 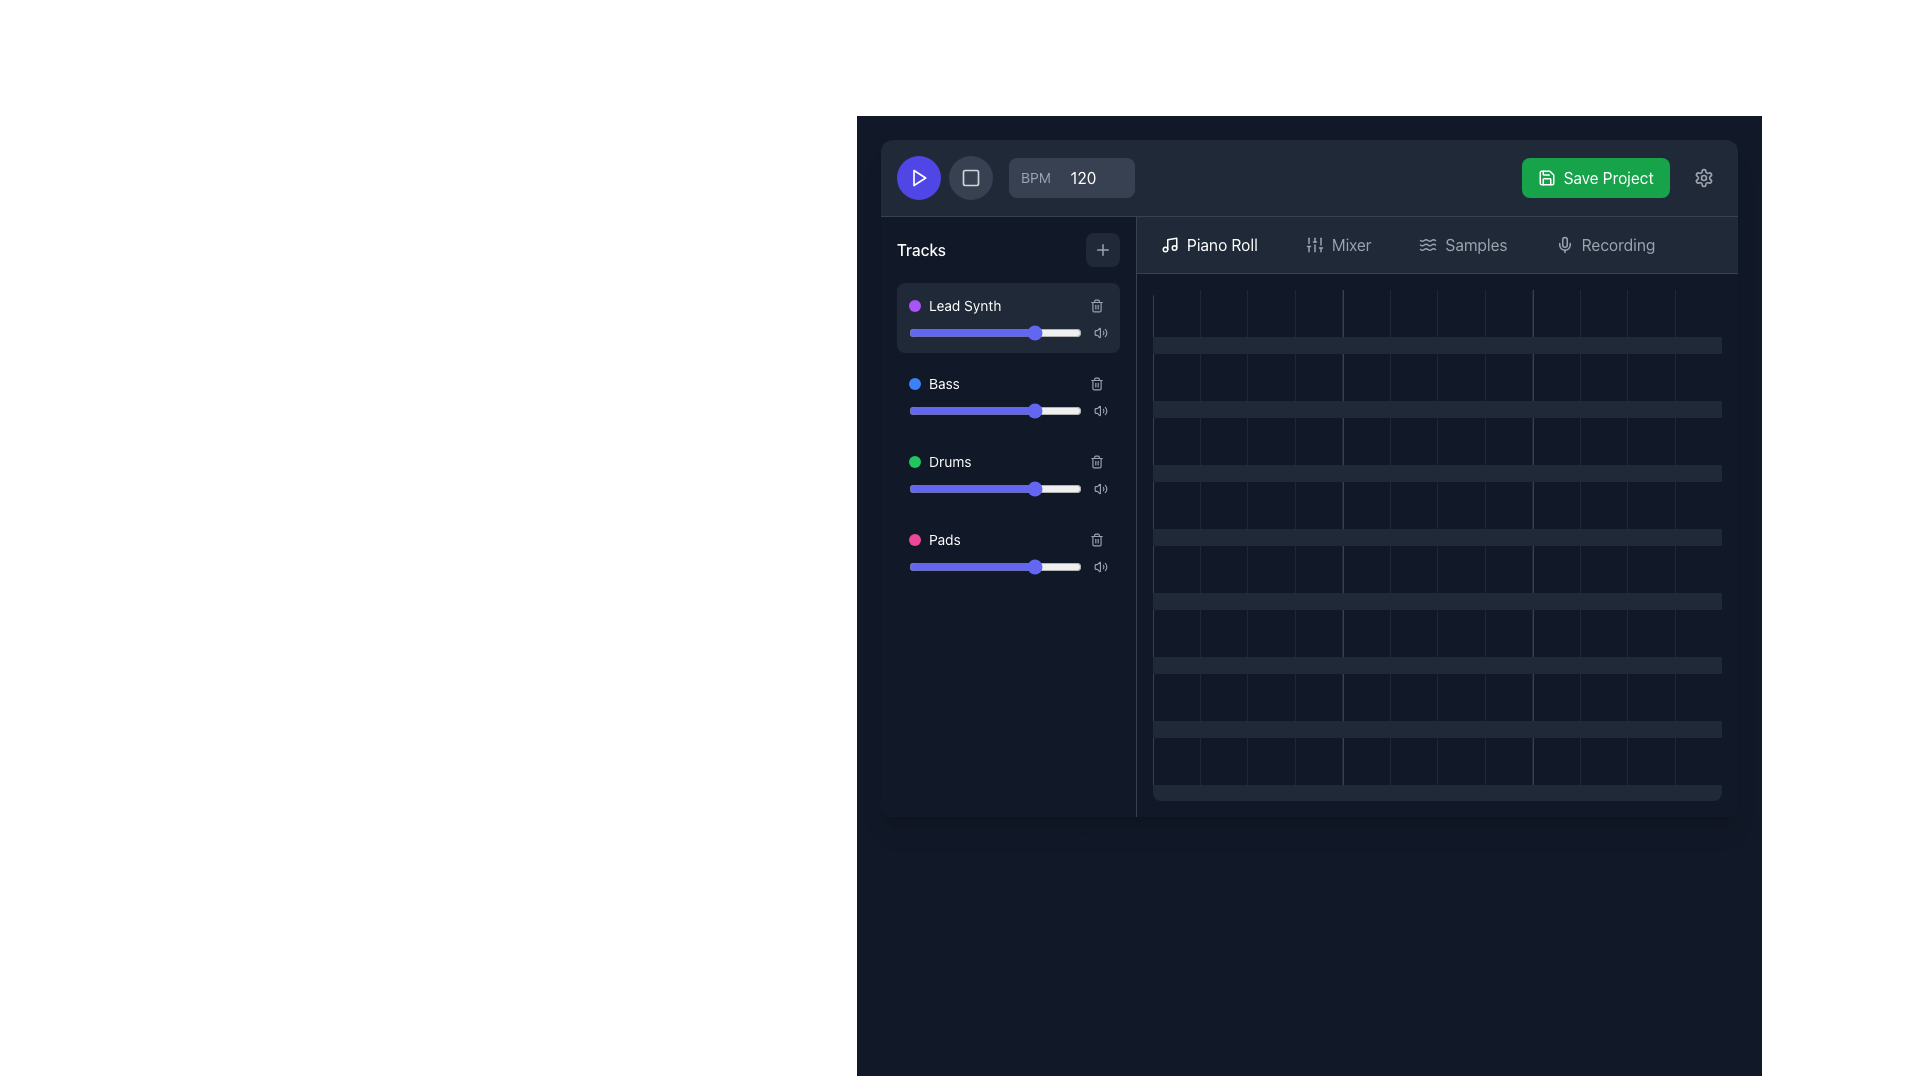 What do you see at coordinates (1270, 313) in the screenshot?
I see `the square-shaped grid cell located in the third column of the first row with a dark gray background` at bounding box center [1270, 313].